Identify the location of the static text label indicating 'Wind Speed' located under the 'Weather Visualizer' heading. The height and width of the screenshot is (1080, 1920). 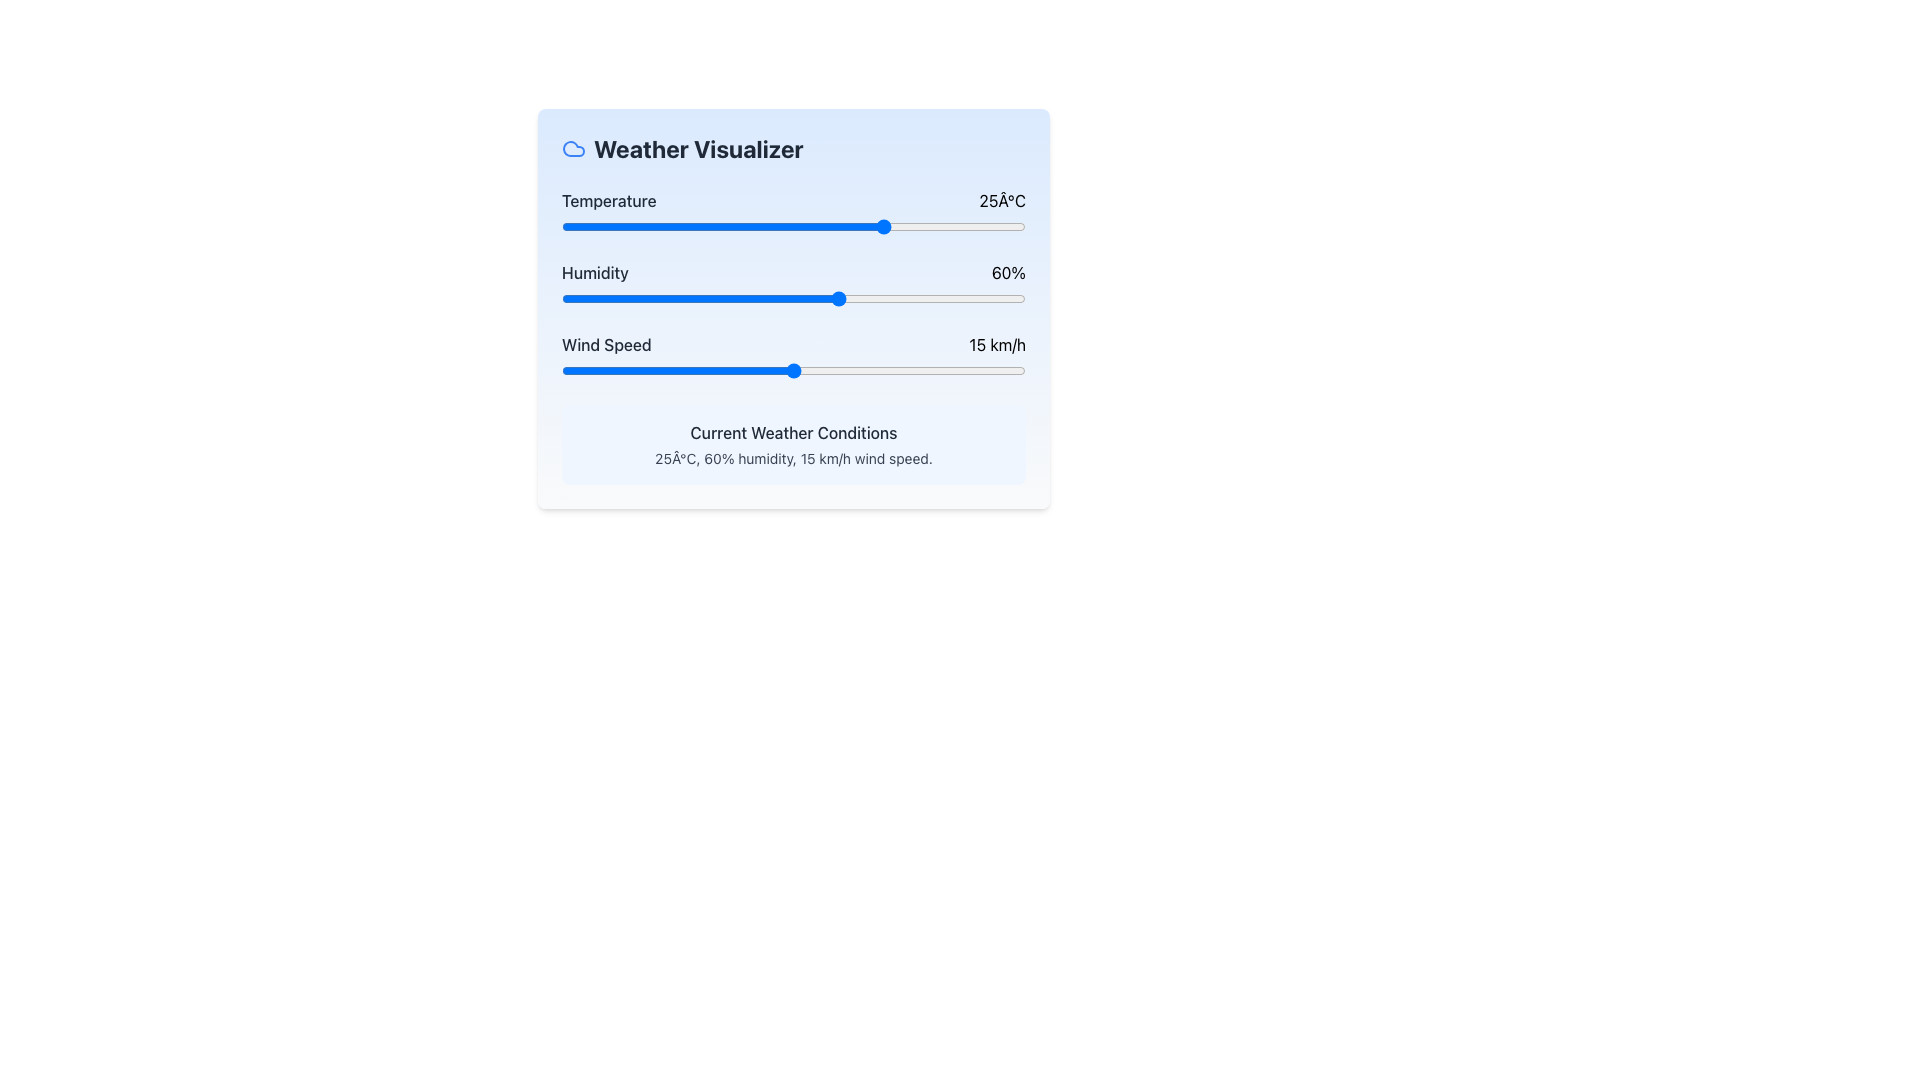
(605, 343).